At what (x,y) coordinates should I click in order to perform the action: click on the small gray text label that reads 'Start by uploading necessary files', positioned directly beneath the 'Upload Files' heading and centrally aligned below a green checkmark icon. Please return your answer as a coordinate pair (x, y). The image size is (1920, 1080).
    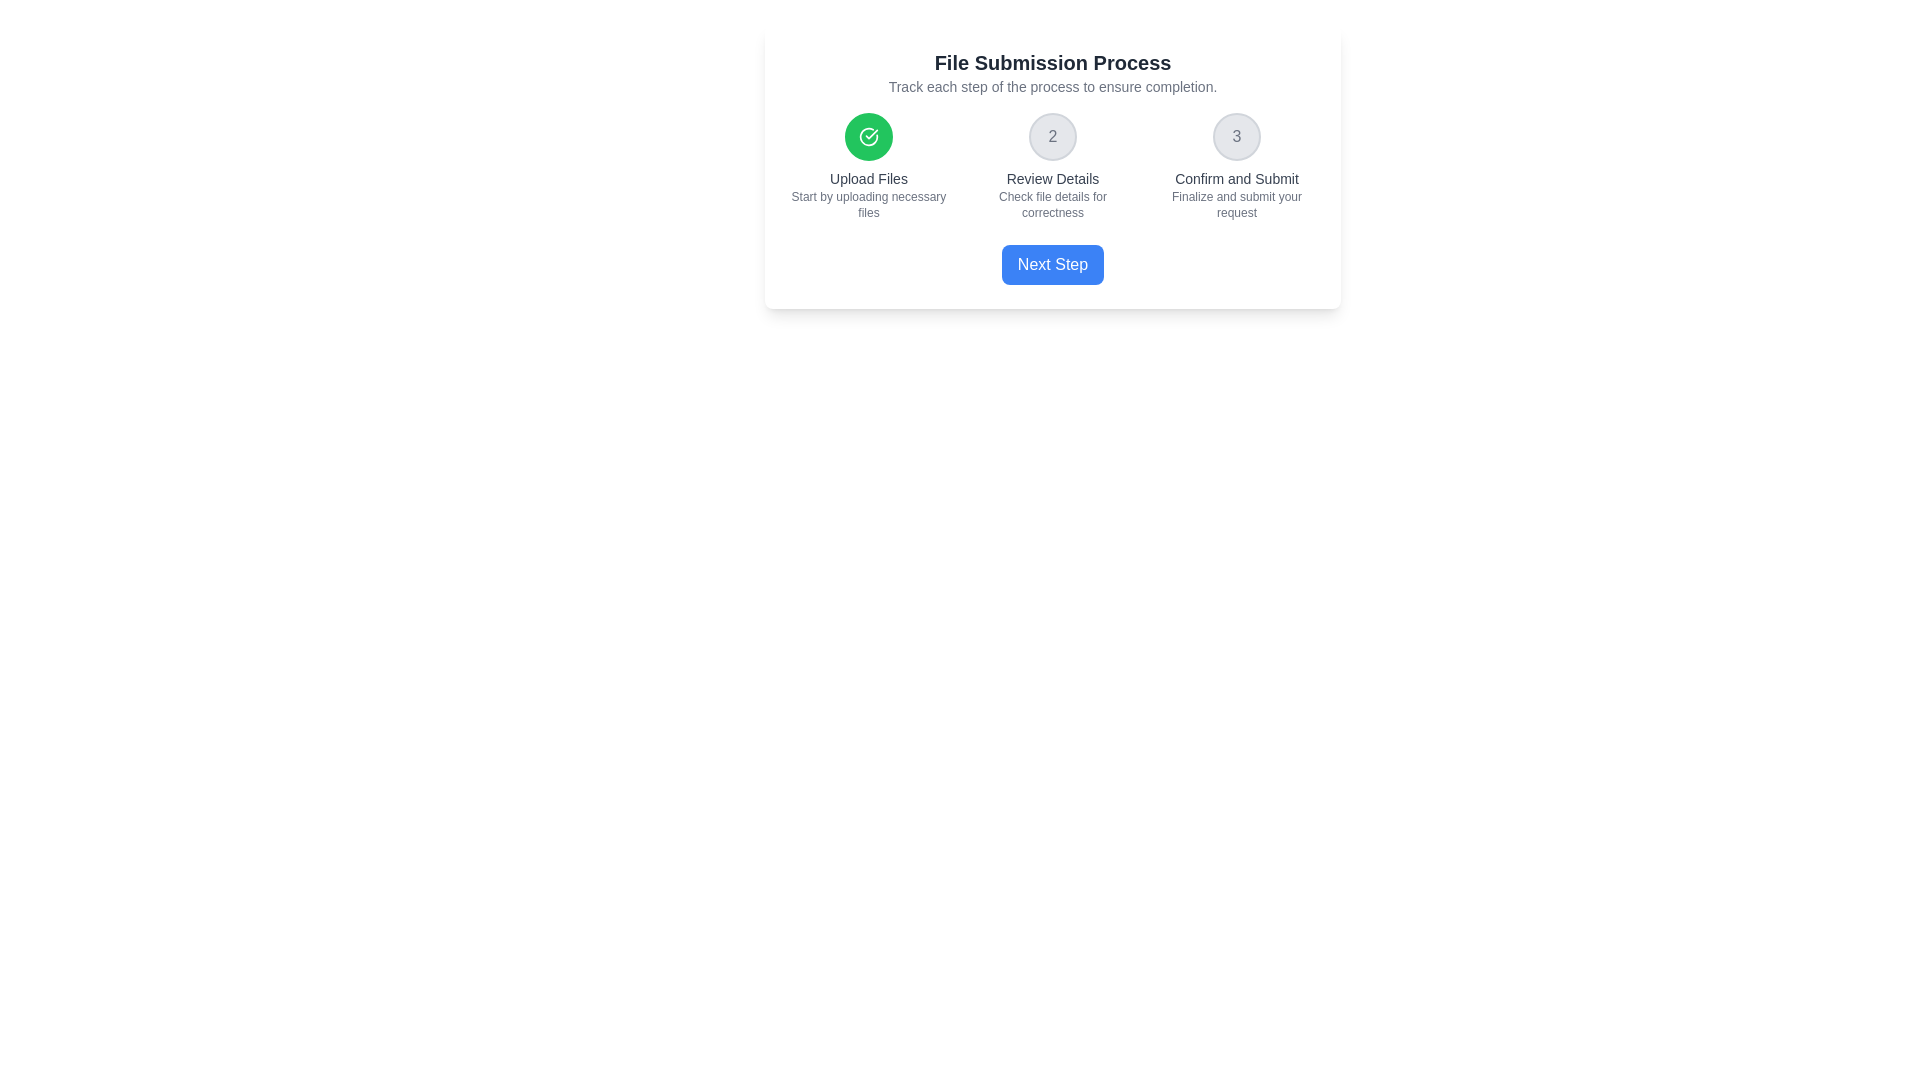
    Looking at the image, I should click on (868, 204).